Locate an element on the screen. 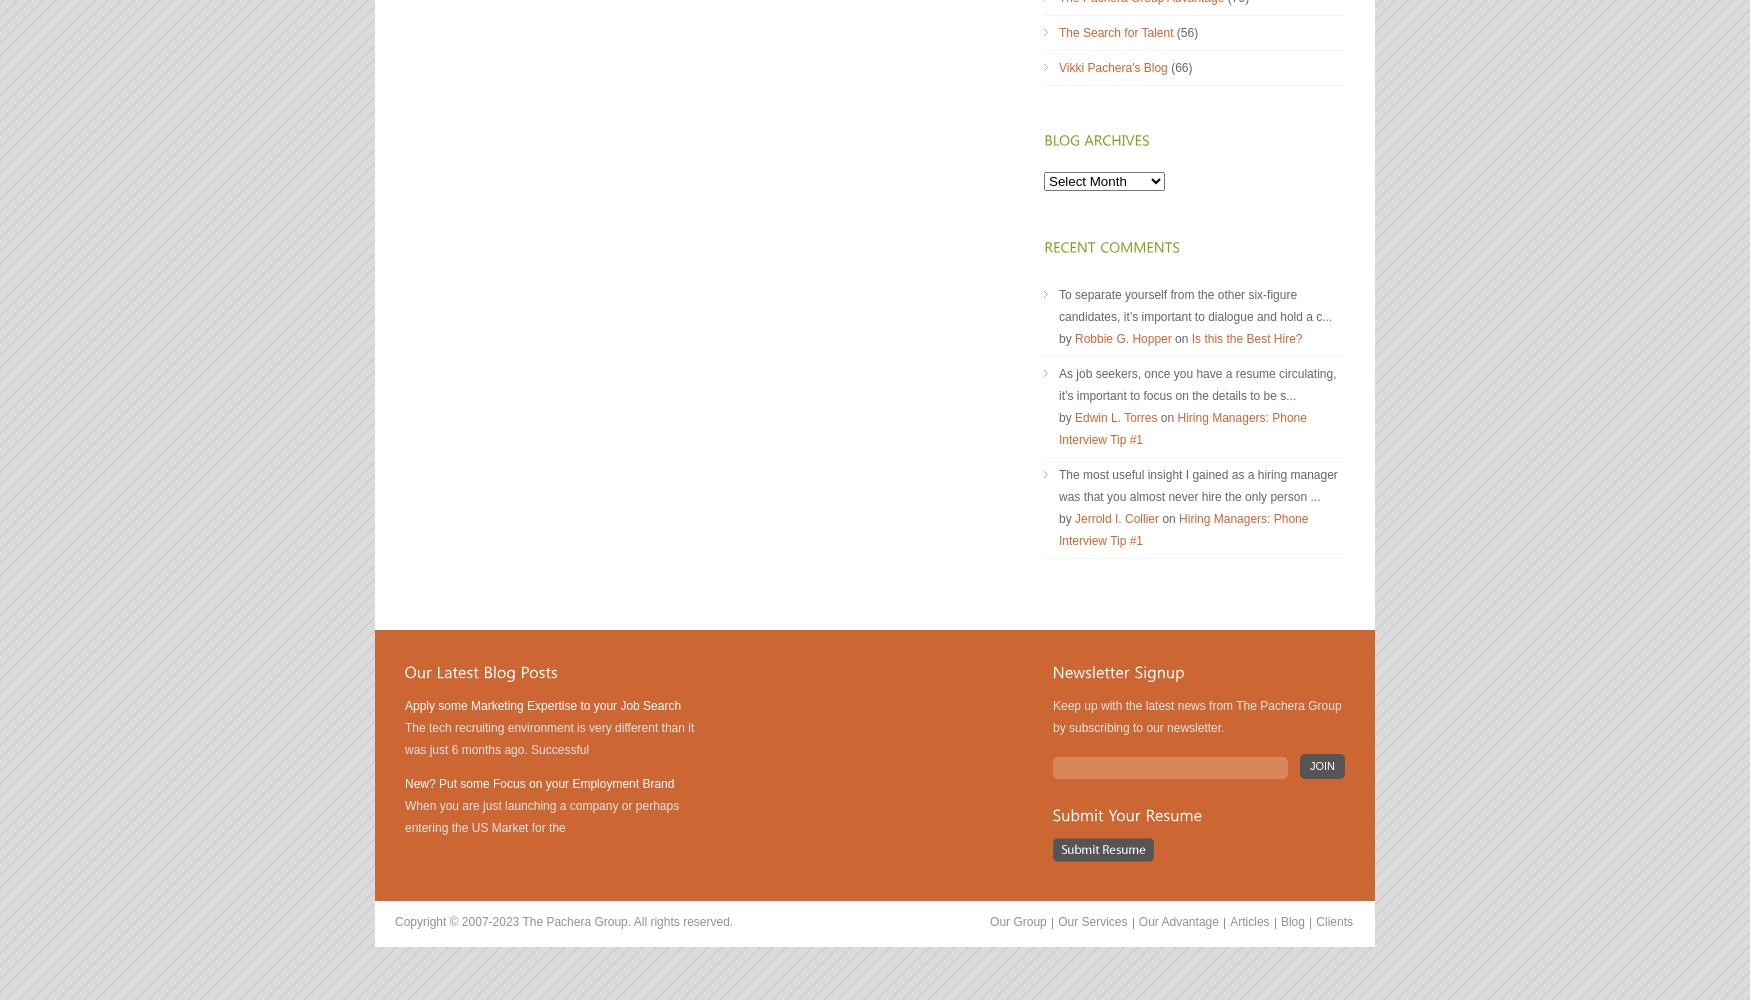  'Apply some Marketing Expertise to your Job Search' is located at coordinates (542, 705).